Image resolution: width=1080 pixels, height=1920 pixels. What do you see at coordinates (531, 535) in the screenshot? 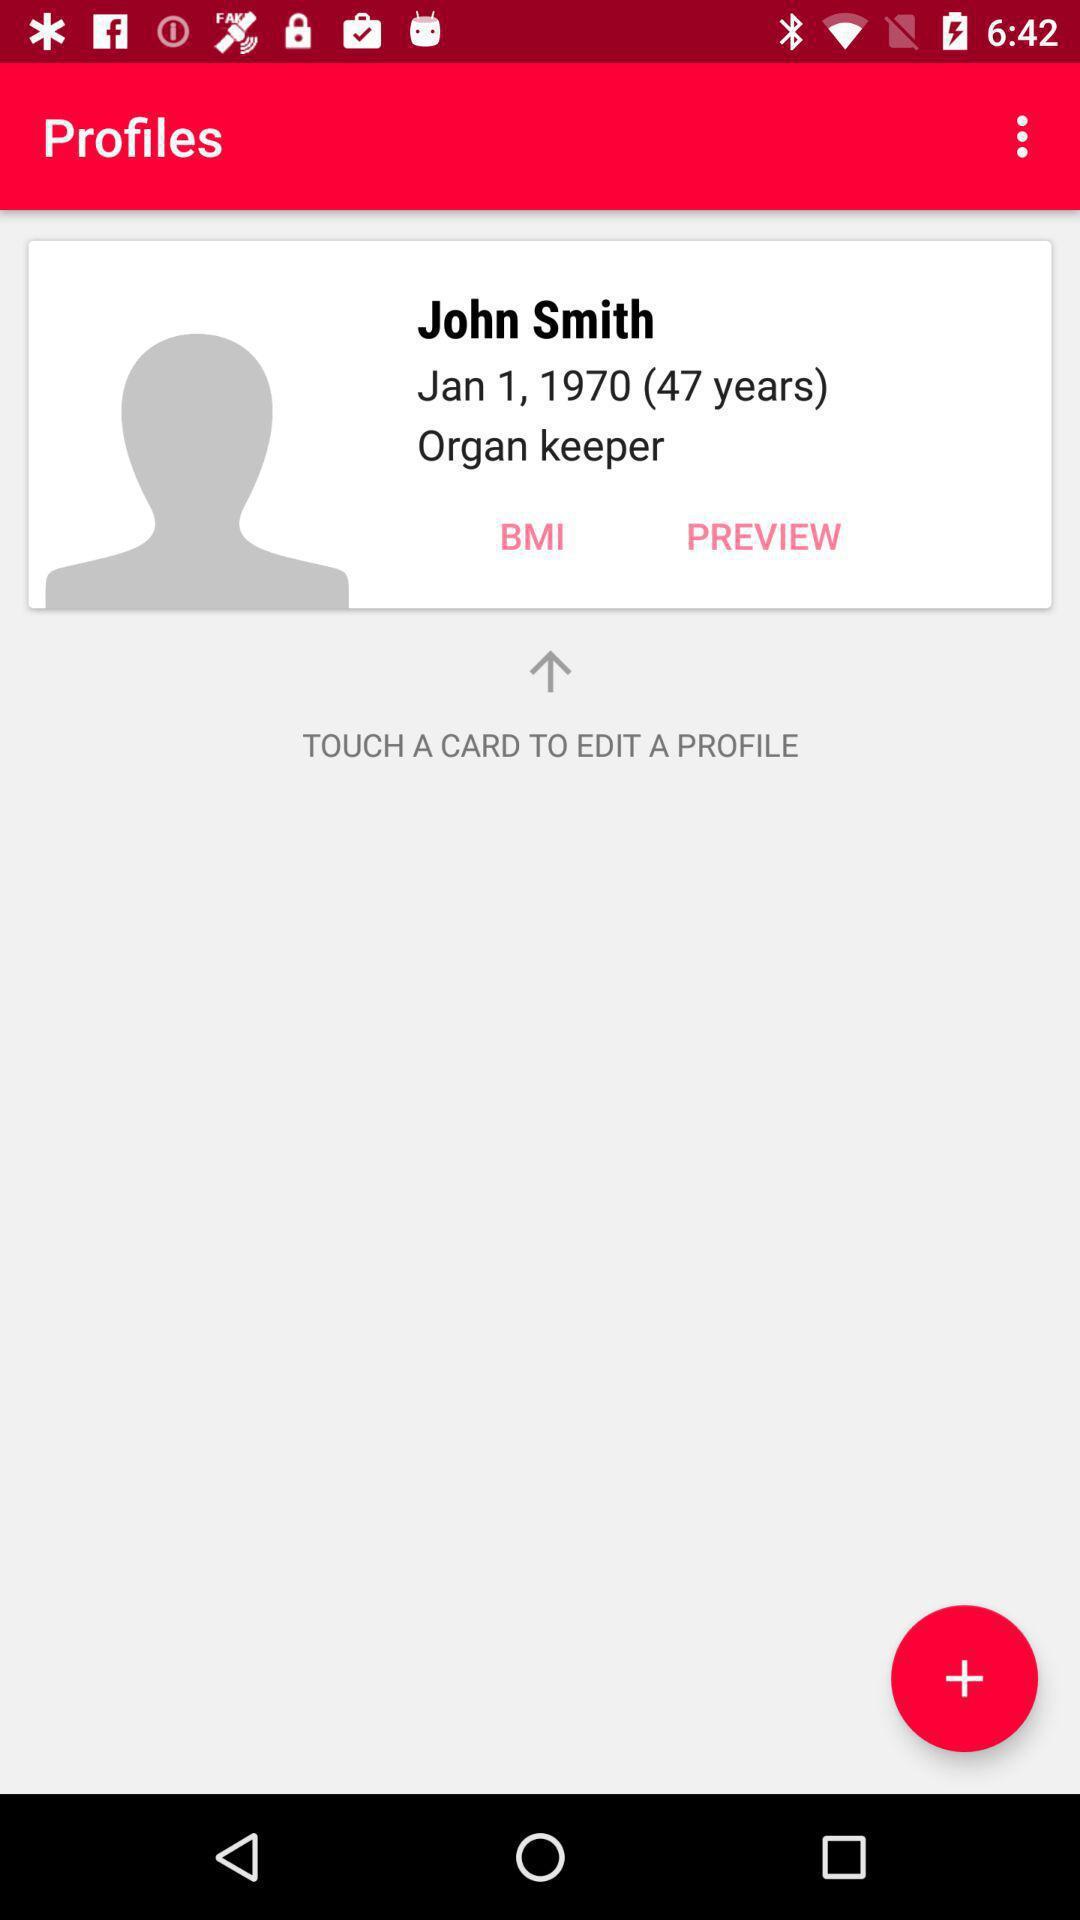
I see `bmi icon` at bounding box center [531, 535].